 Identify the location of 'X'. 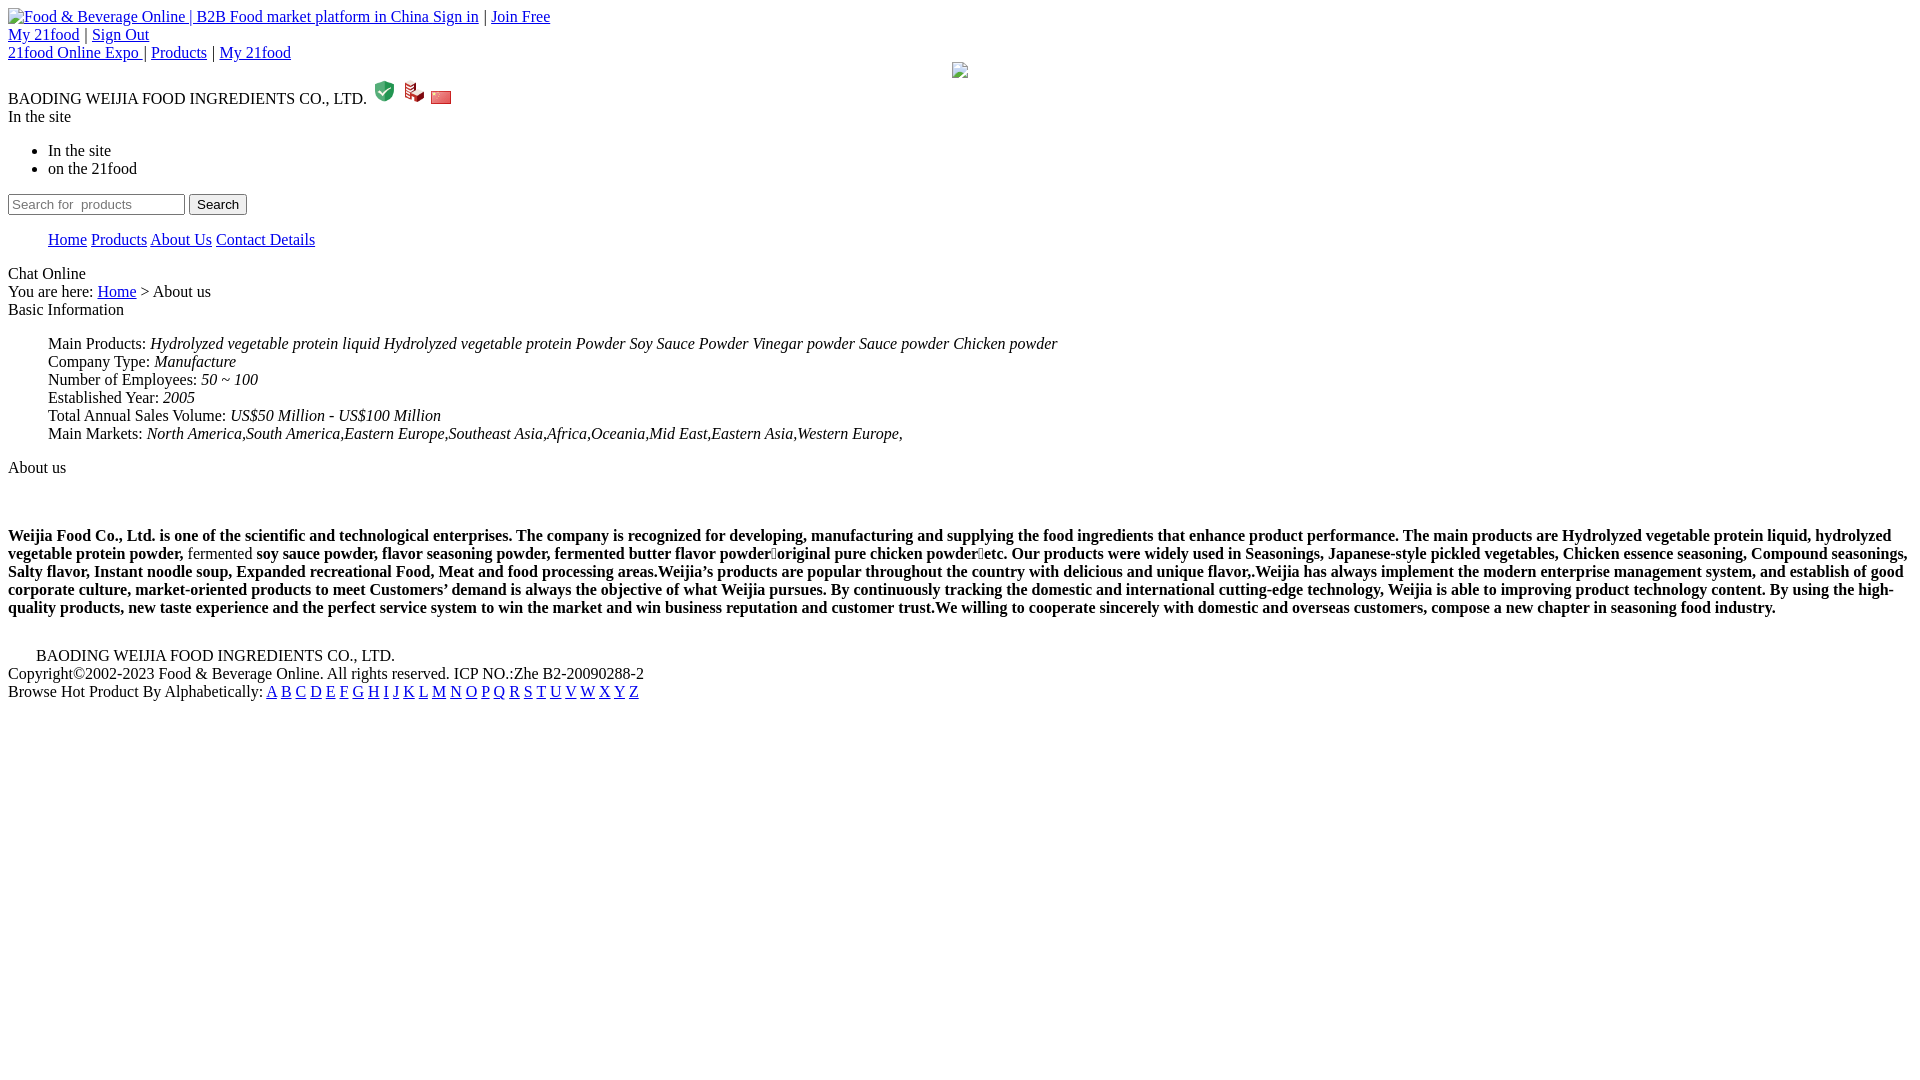
(603, 690).